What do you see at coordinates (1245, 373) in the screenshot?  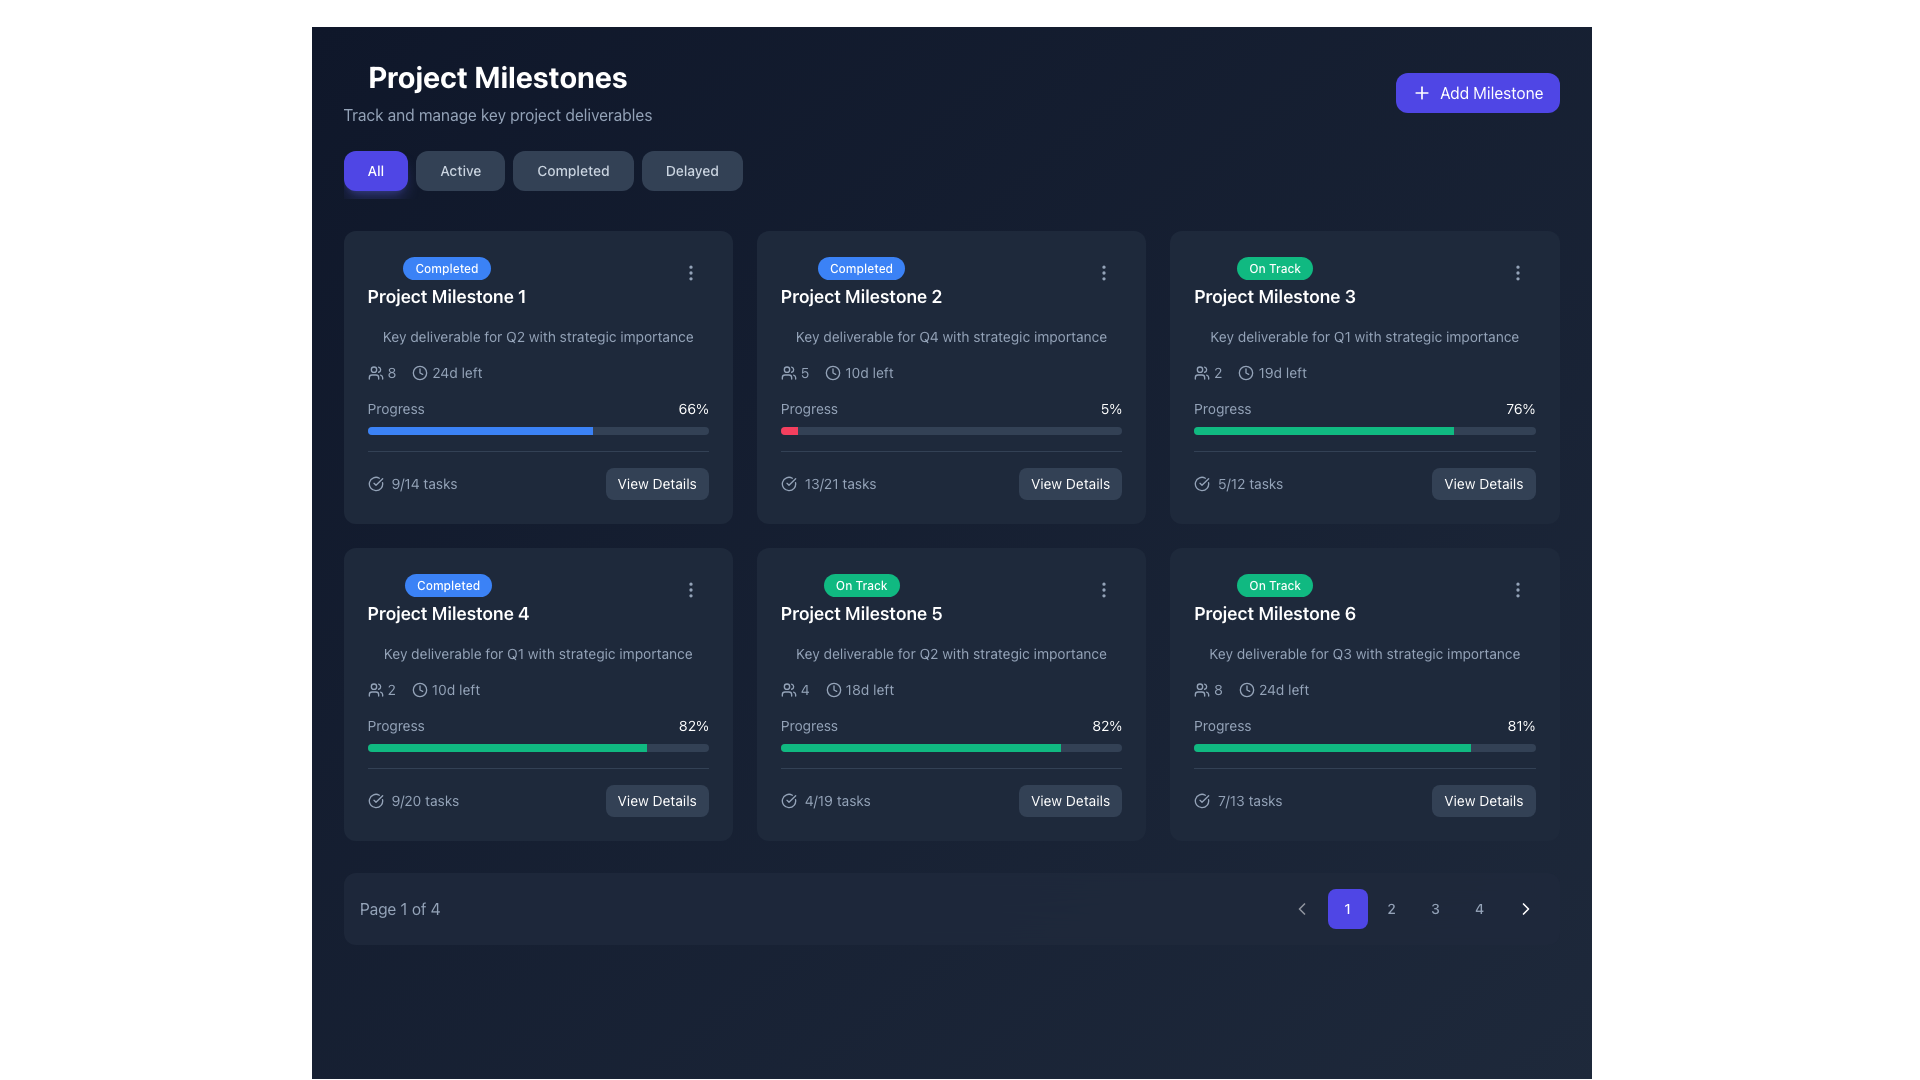 I see `the time-related icon located in the top-right corner of the 'Project Milestone 3' card, which is positioned to the left of the text '19d left'` at bounding box center [1245, 373].